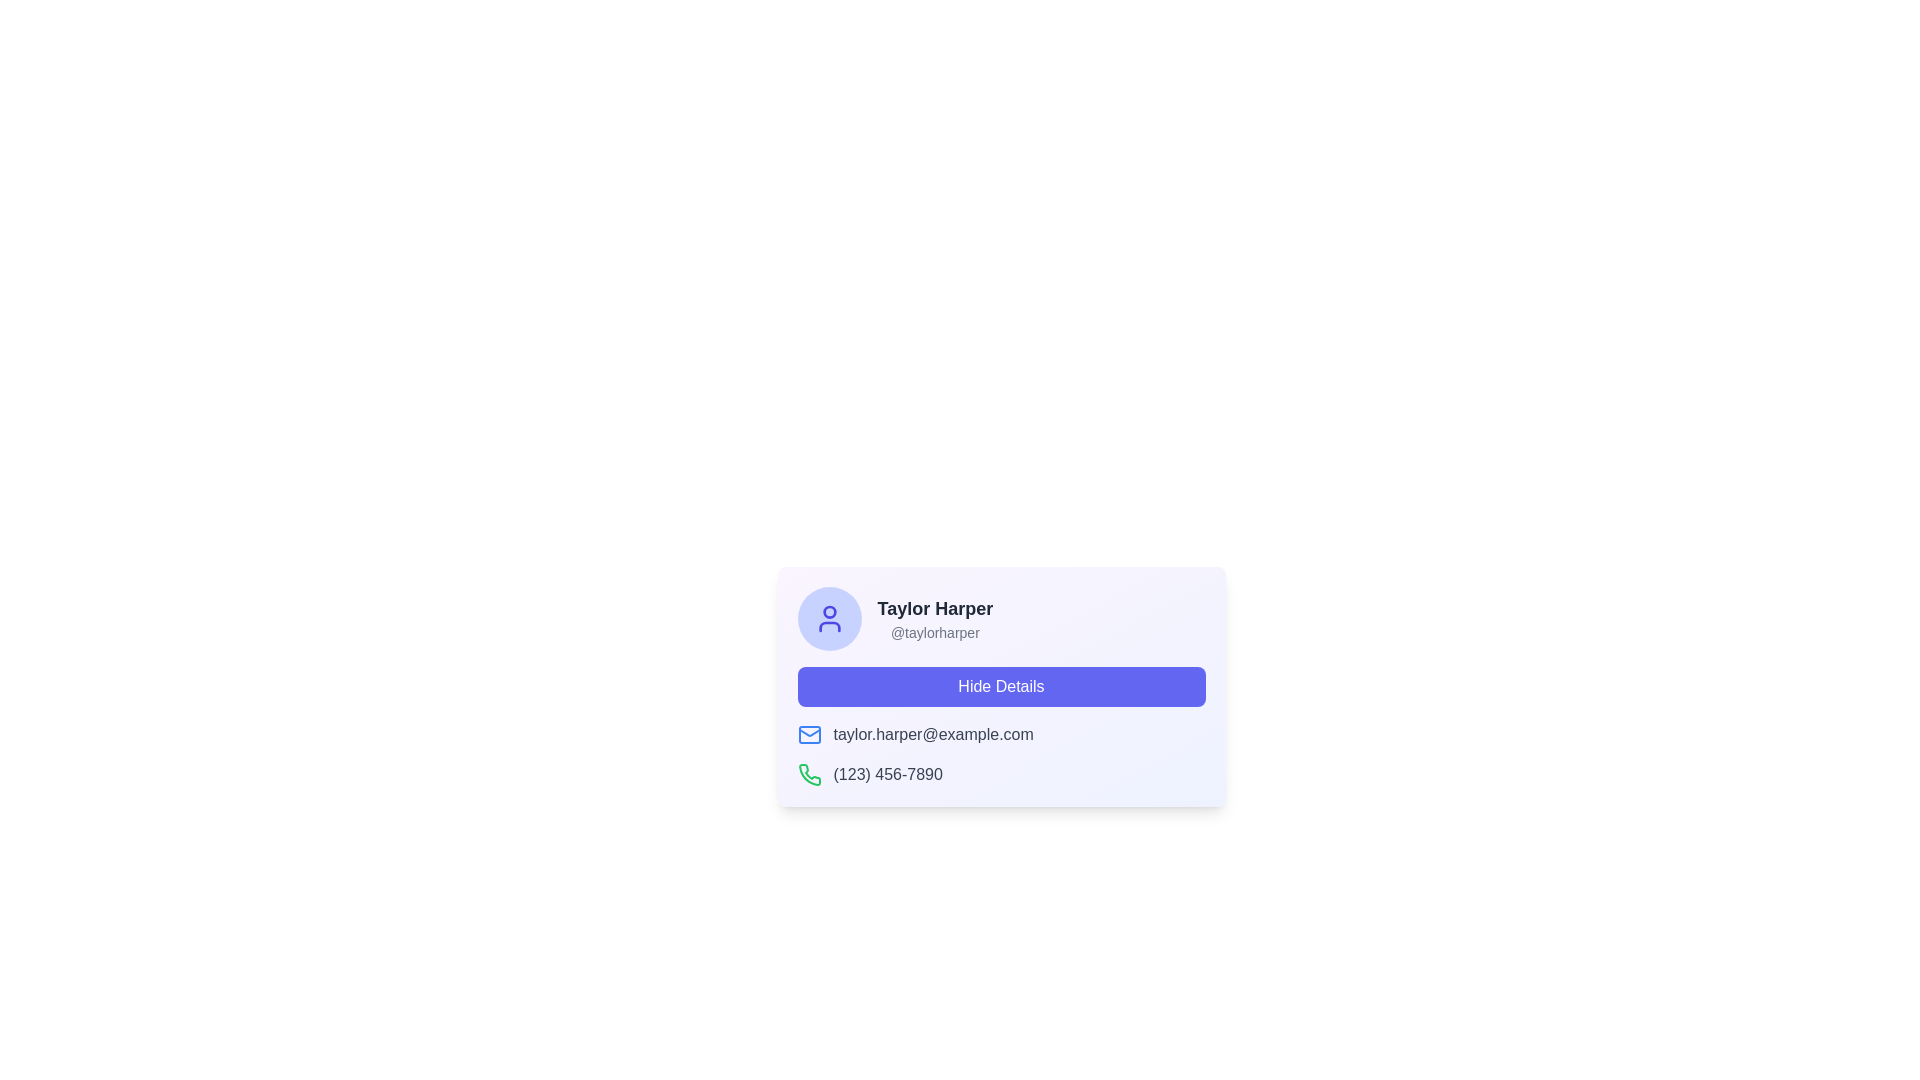 The height and width of the screenshot is (1080, 1920). Describe the element at coordinates (809, 735) in the screenshot. I see `the envelope icon in the contact card layout, located to the left of the email text 'taylor.harper@example.com'` at that location.